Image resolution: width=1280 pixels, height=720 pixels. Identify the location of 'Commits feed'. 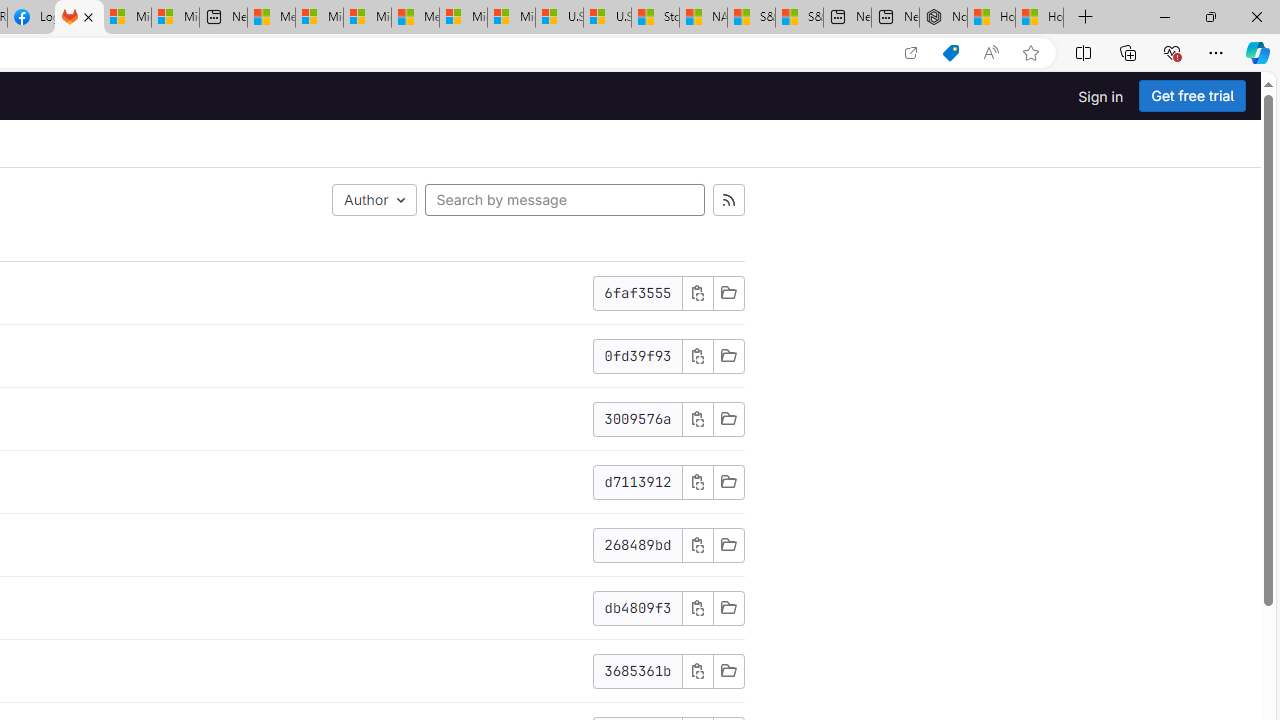
(727, 200).